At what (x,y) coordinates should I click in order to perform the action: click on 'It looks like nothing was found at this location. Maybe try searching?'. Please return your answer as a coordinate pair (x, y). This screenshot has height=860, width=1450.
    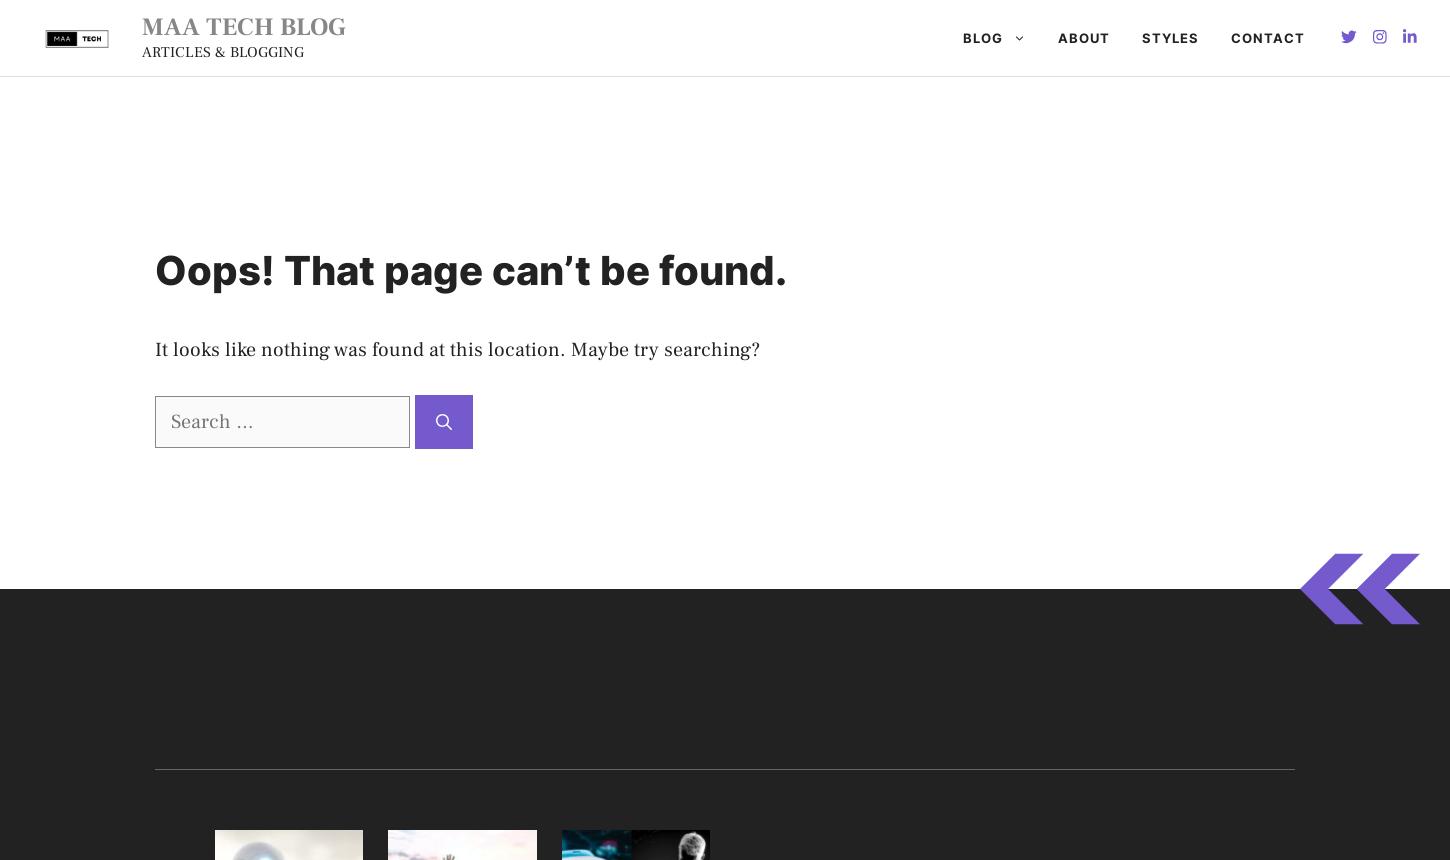
    Looking at the image, I should click on (456, 350).